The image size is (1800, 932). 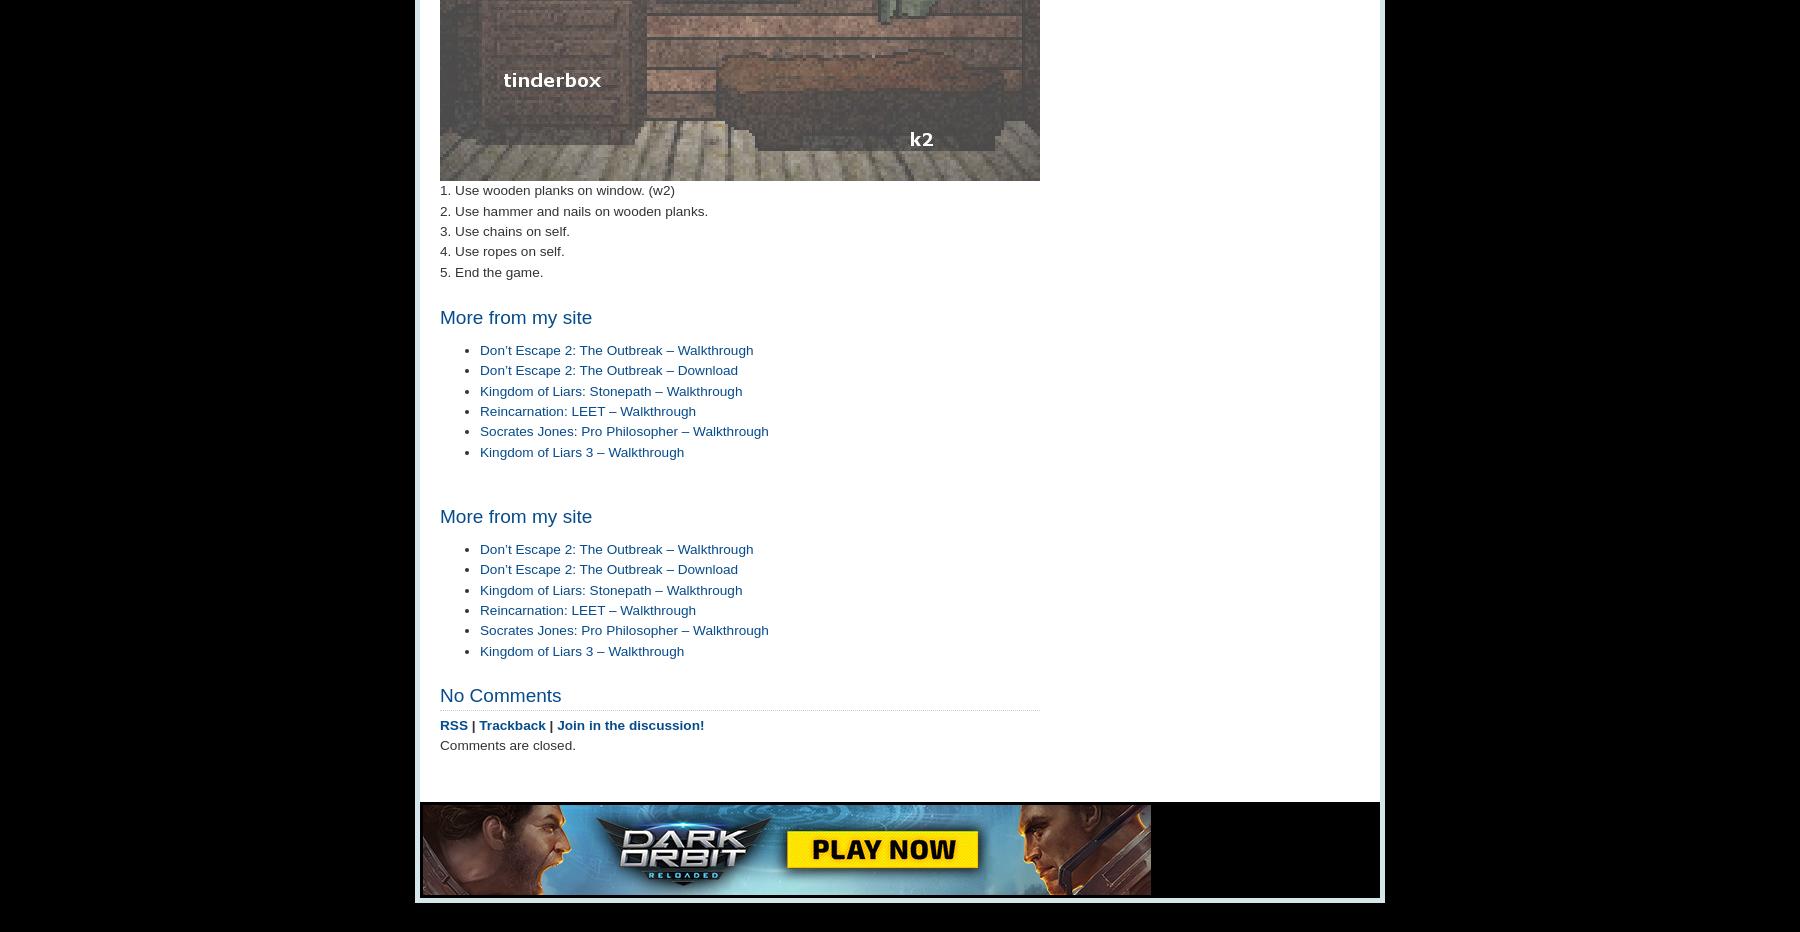 I want to click on '5. End the game.', so click(x=490, y=270).